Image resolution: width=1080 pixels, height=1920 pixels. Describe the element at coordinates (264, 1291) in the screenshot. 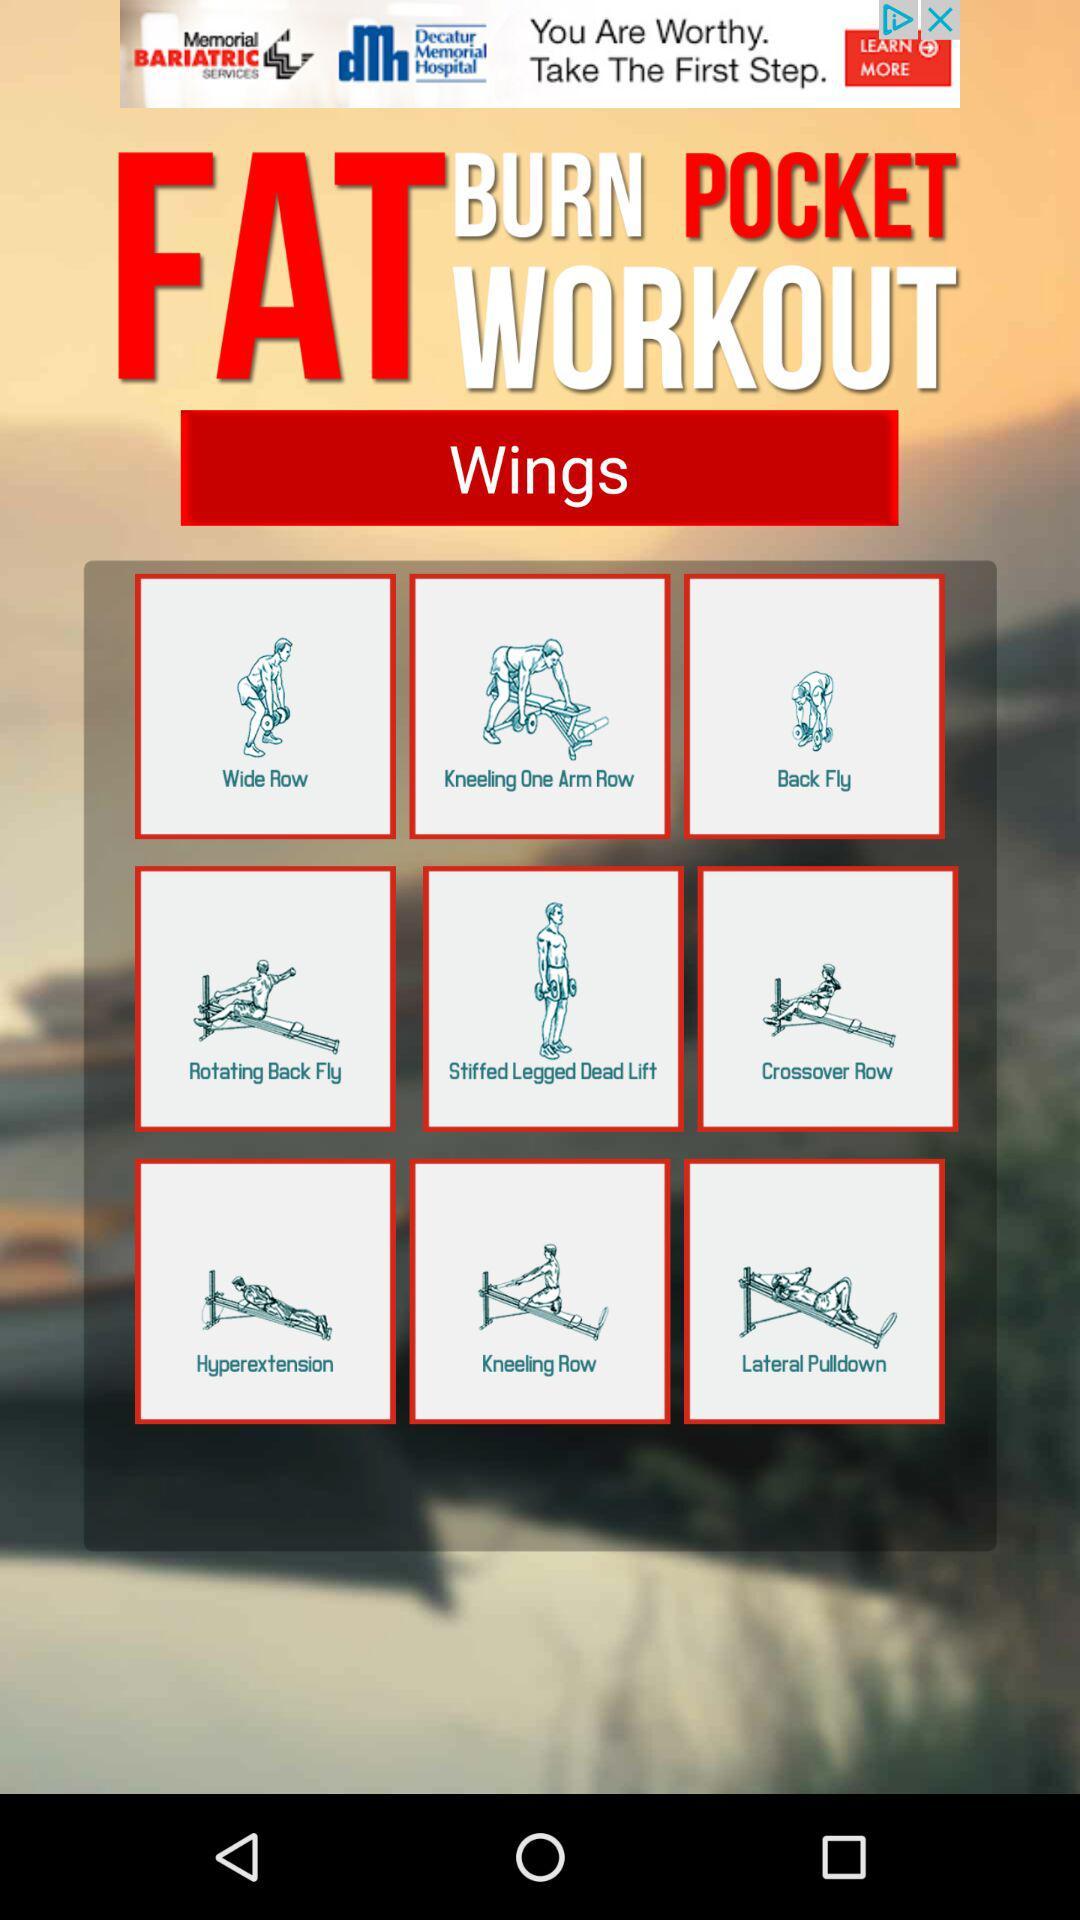

I see `choose the option` at that location.